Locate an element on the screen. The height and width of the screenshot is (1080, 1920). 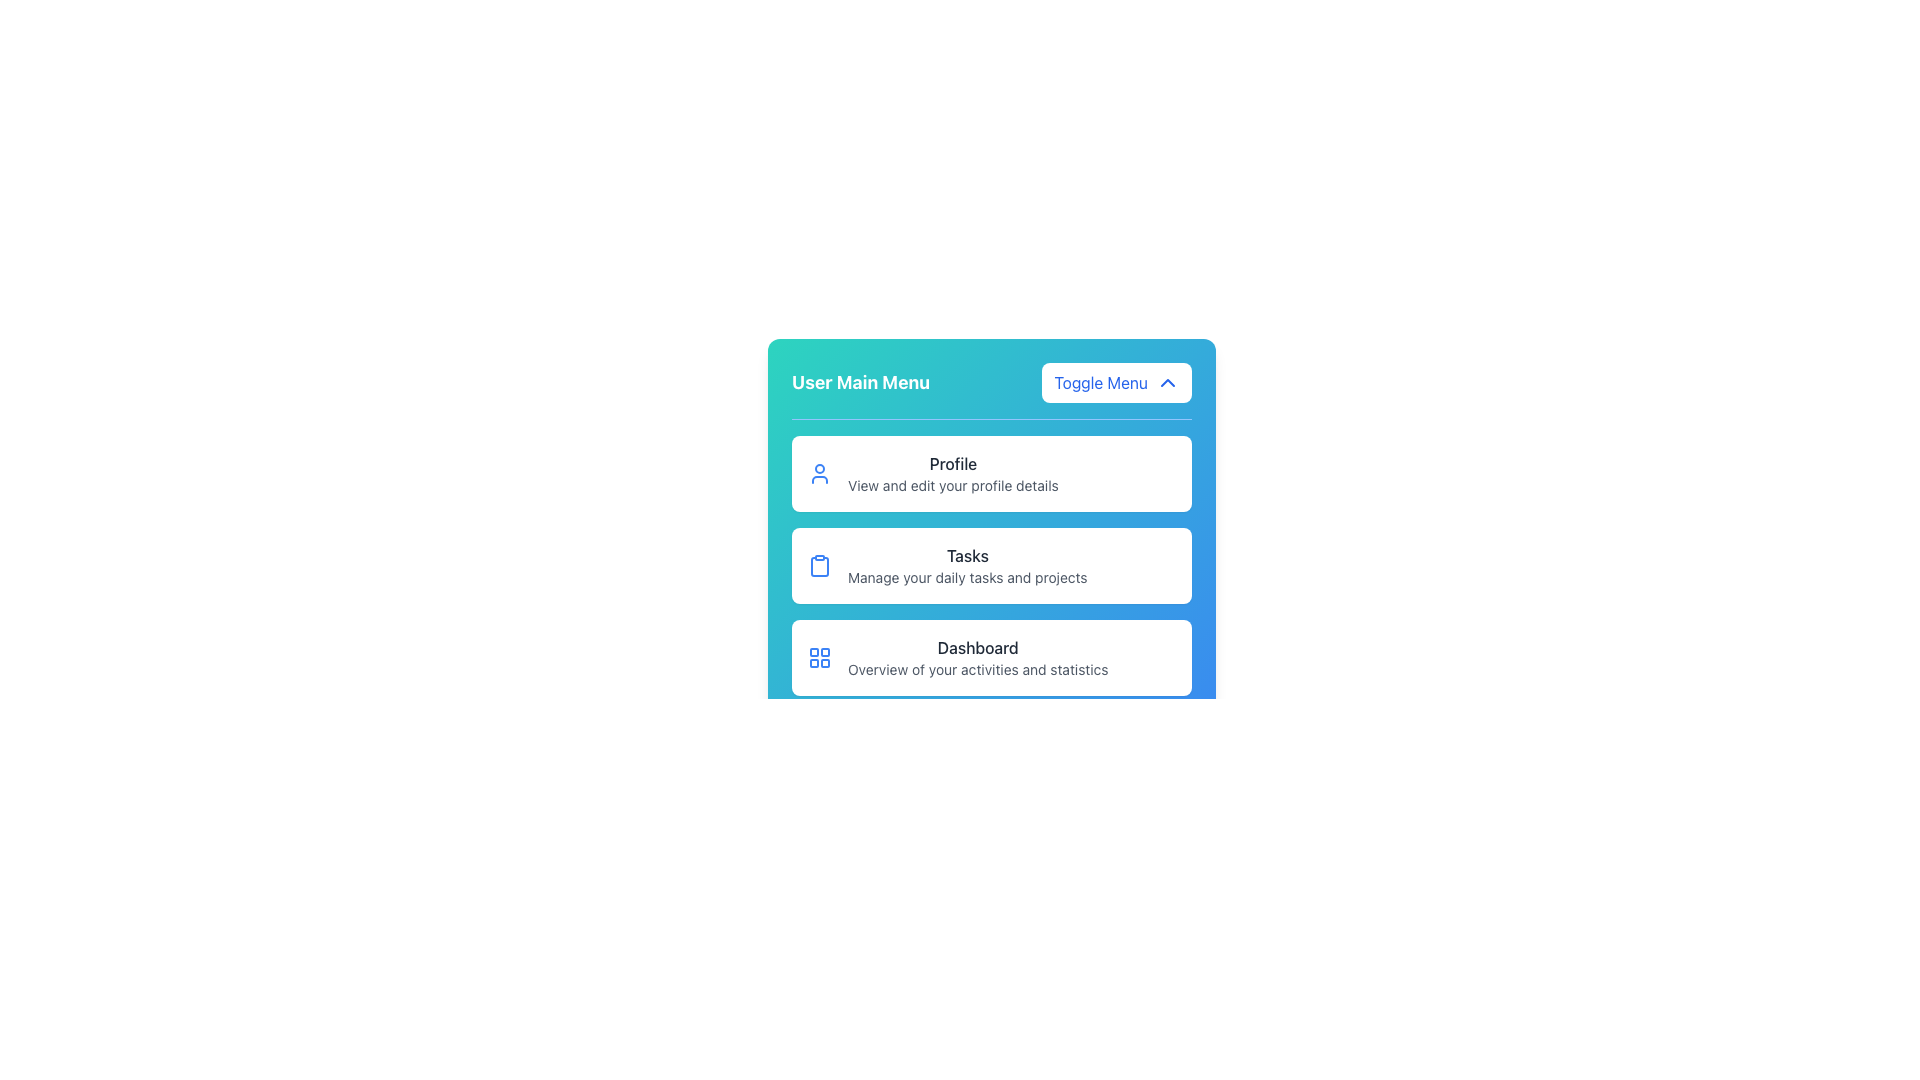
the bottom-most menu item labeled 'Dashboard' in the vertically arranged list is located at coordinates (978, 658).